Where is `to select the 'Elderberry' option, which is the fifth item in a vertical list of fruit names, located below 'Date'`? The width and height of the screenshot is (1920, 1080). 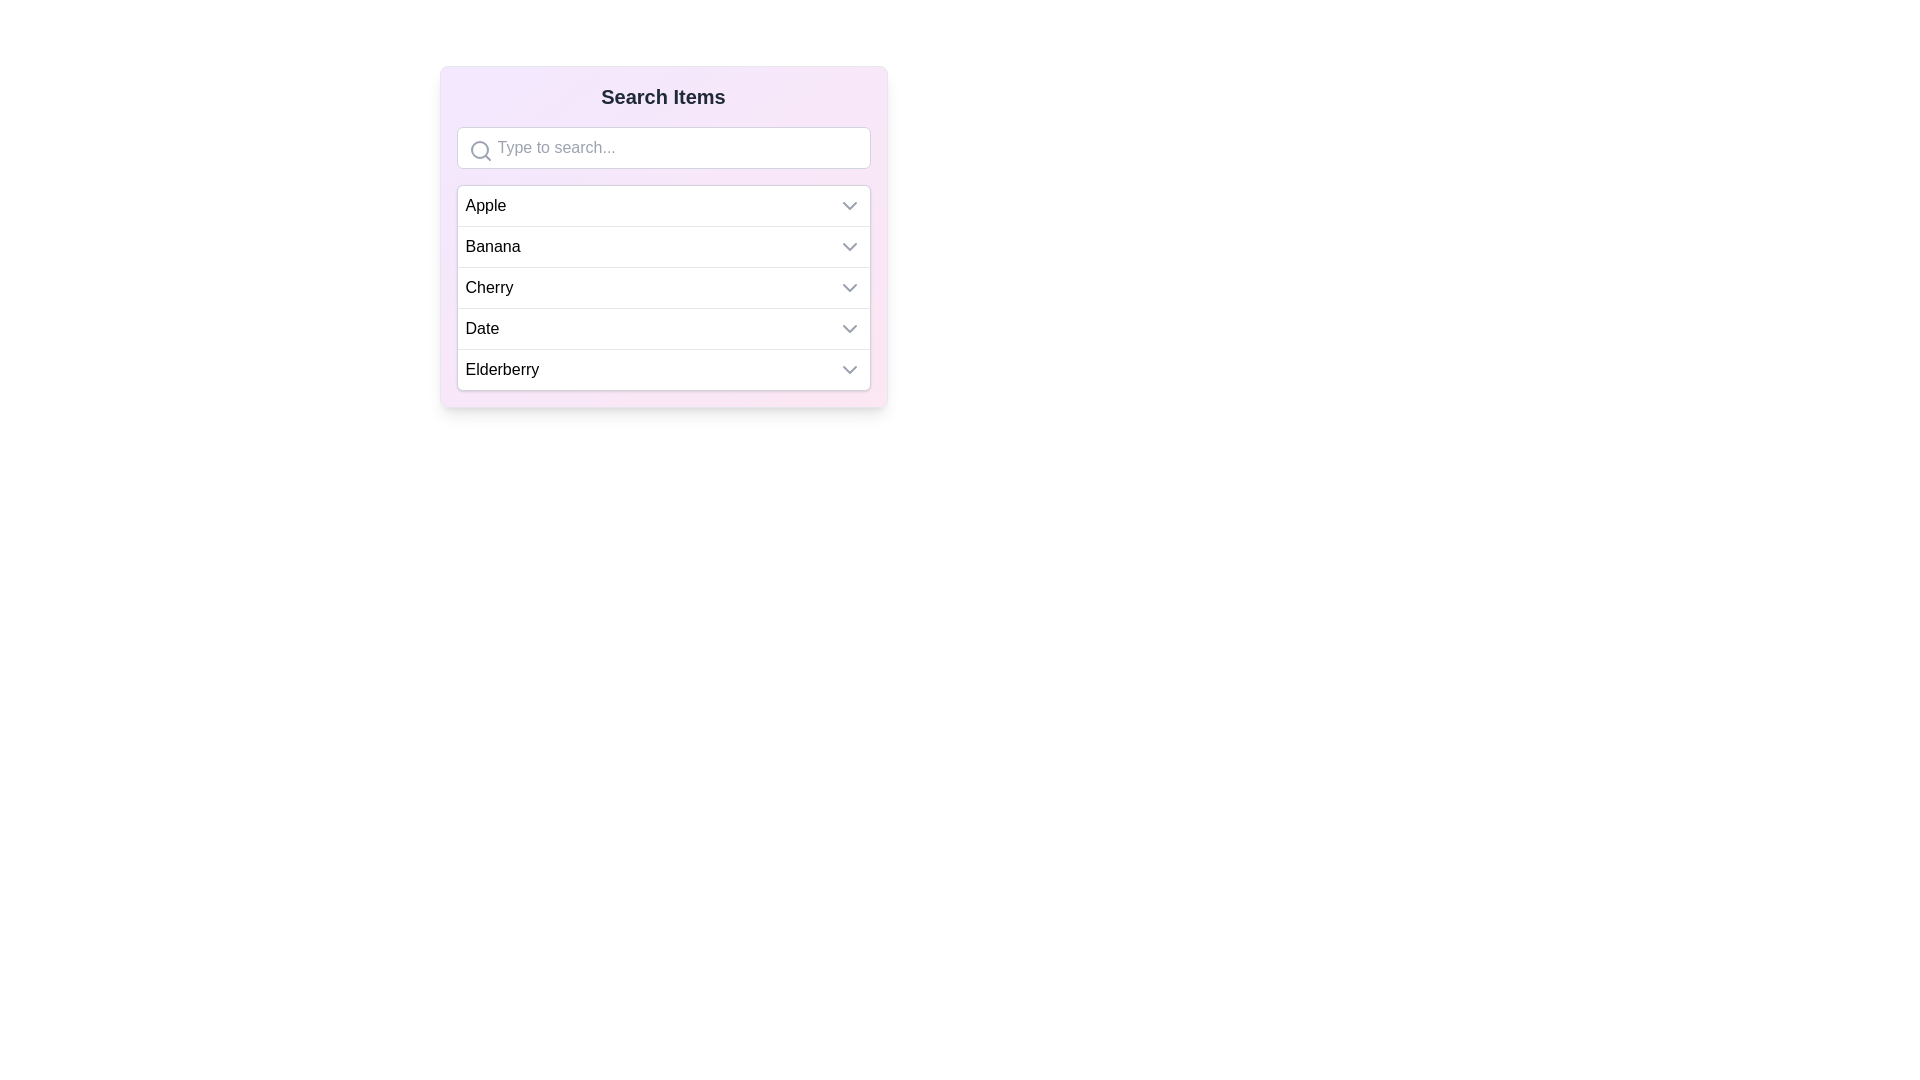
to select the 'Elderberry' option, which is the fifth item in a vertical list of fruit names, located below 'Date' is located at coordinates (663, 369).